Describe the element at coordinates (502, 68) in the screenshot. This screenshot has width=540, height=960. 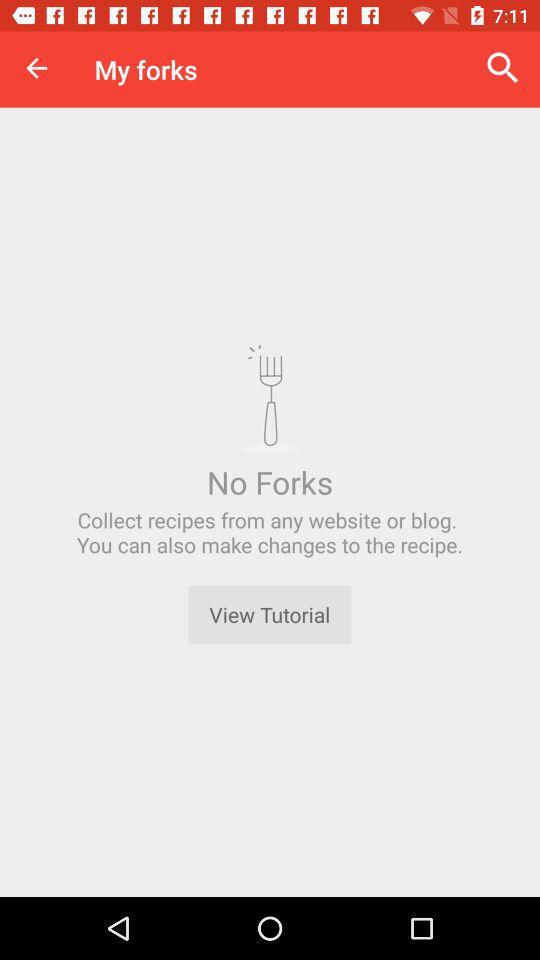
I see `item next to the my forks` at that location.